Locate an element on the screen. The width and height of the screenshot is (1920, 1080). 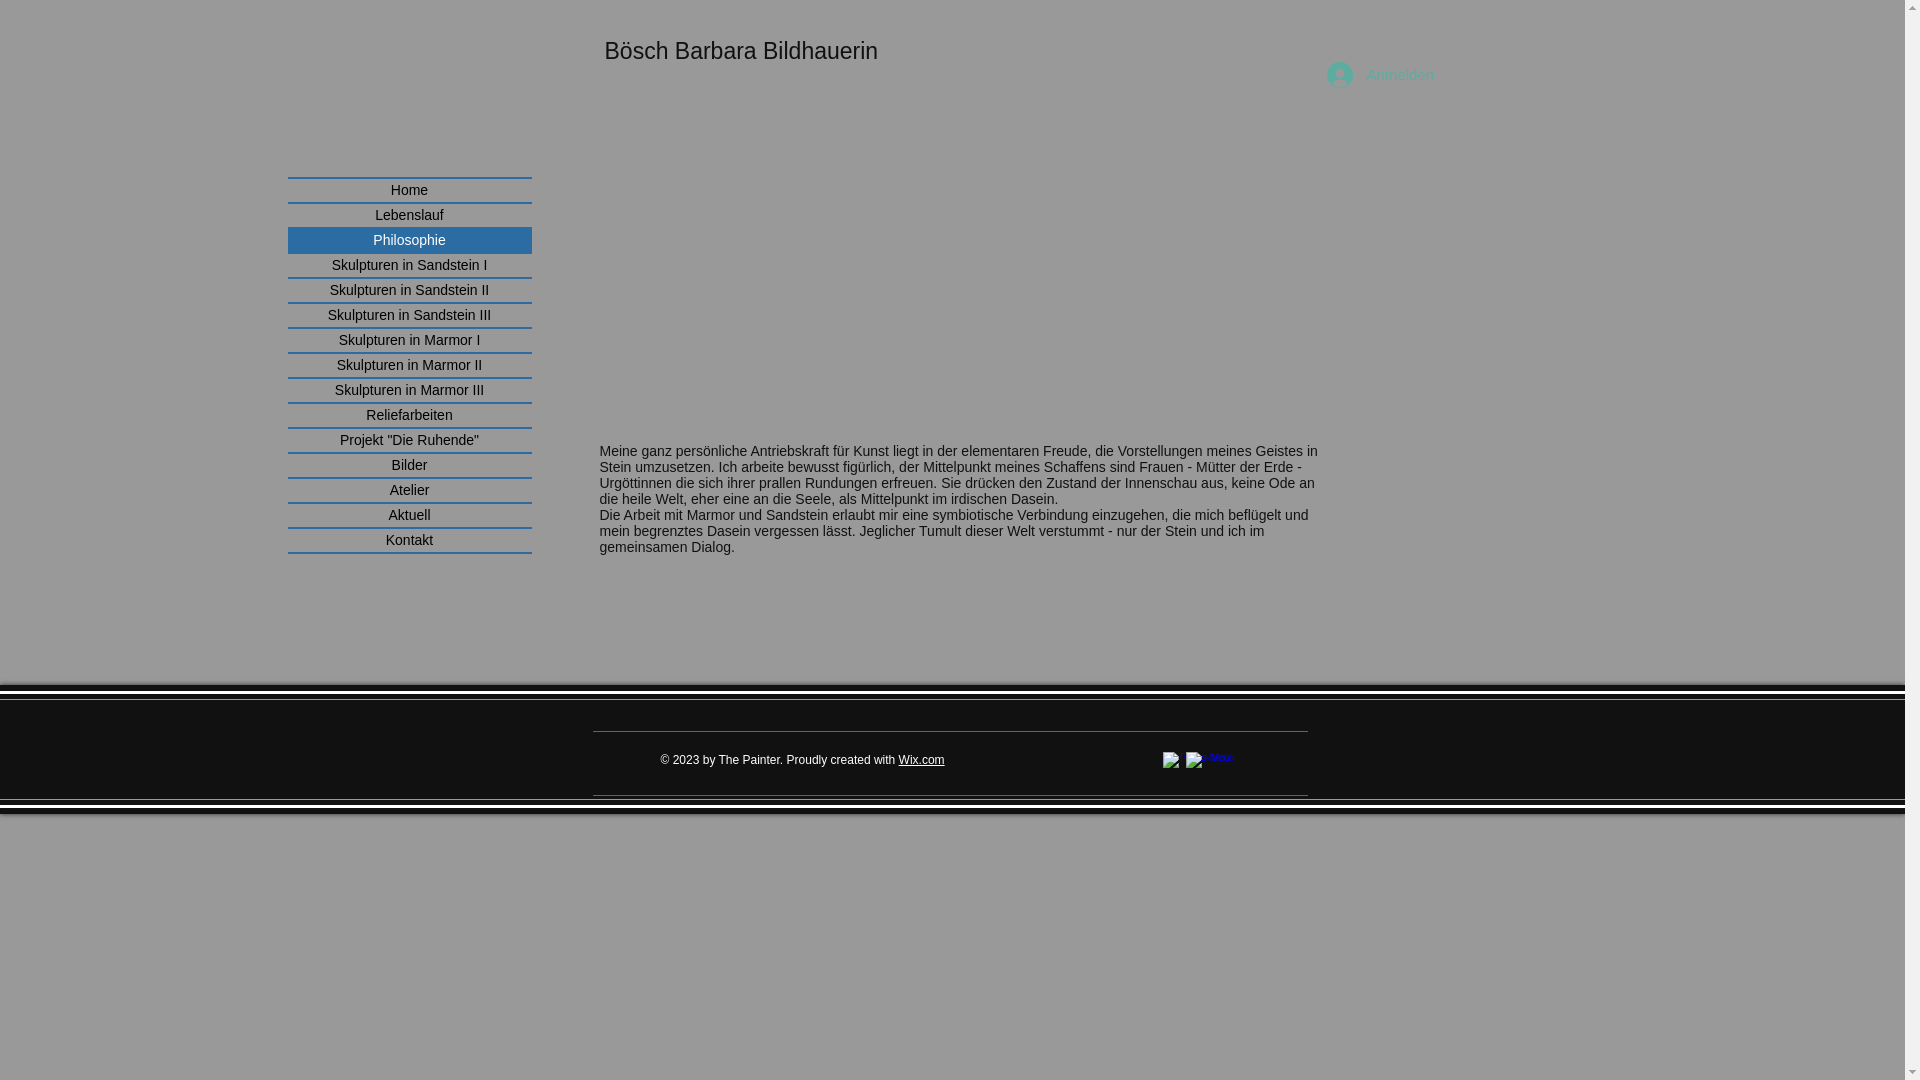
'Bilder' is located at coordinates (408, 465).